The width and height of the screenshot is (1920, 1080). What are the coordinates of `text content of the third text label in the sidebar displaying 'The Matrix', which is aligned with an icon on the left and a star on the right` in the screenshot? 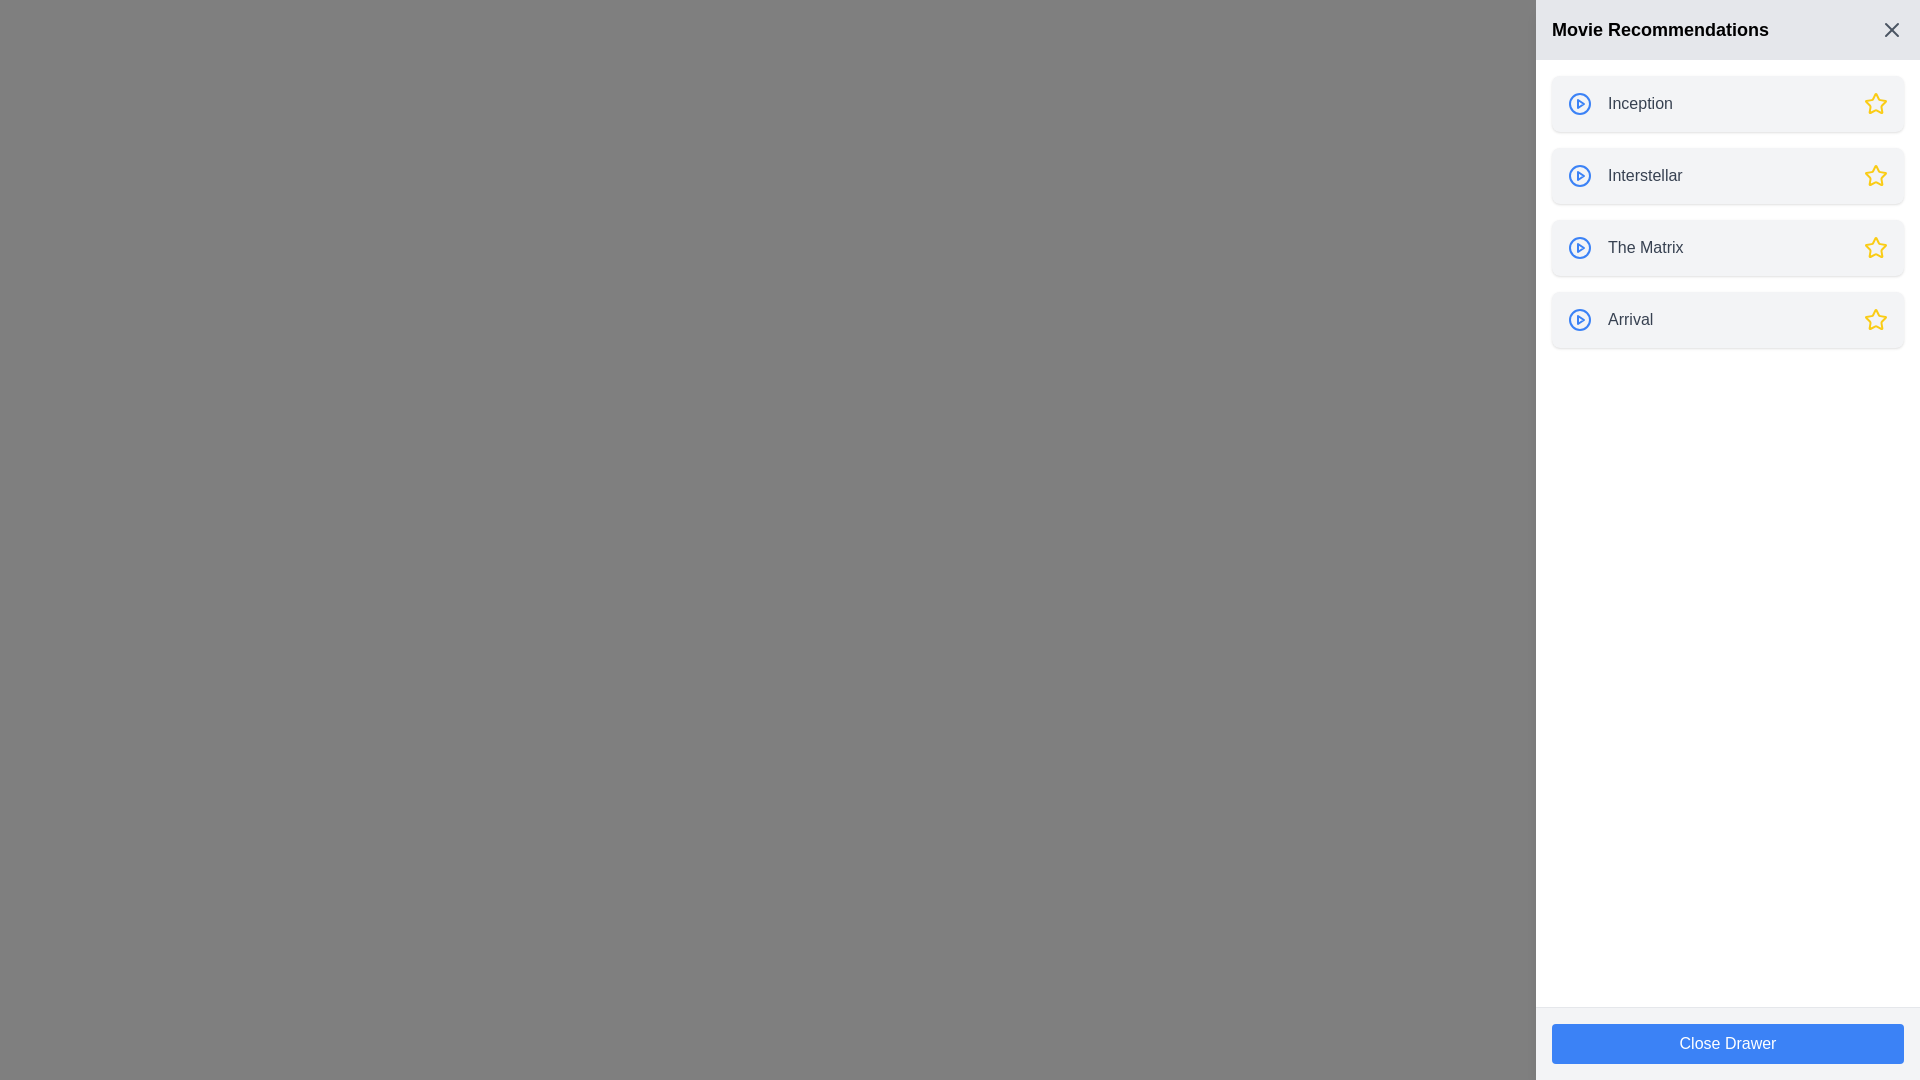 It's located at (1645, 246).